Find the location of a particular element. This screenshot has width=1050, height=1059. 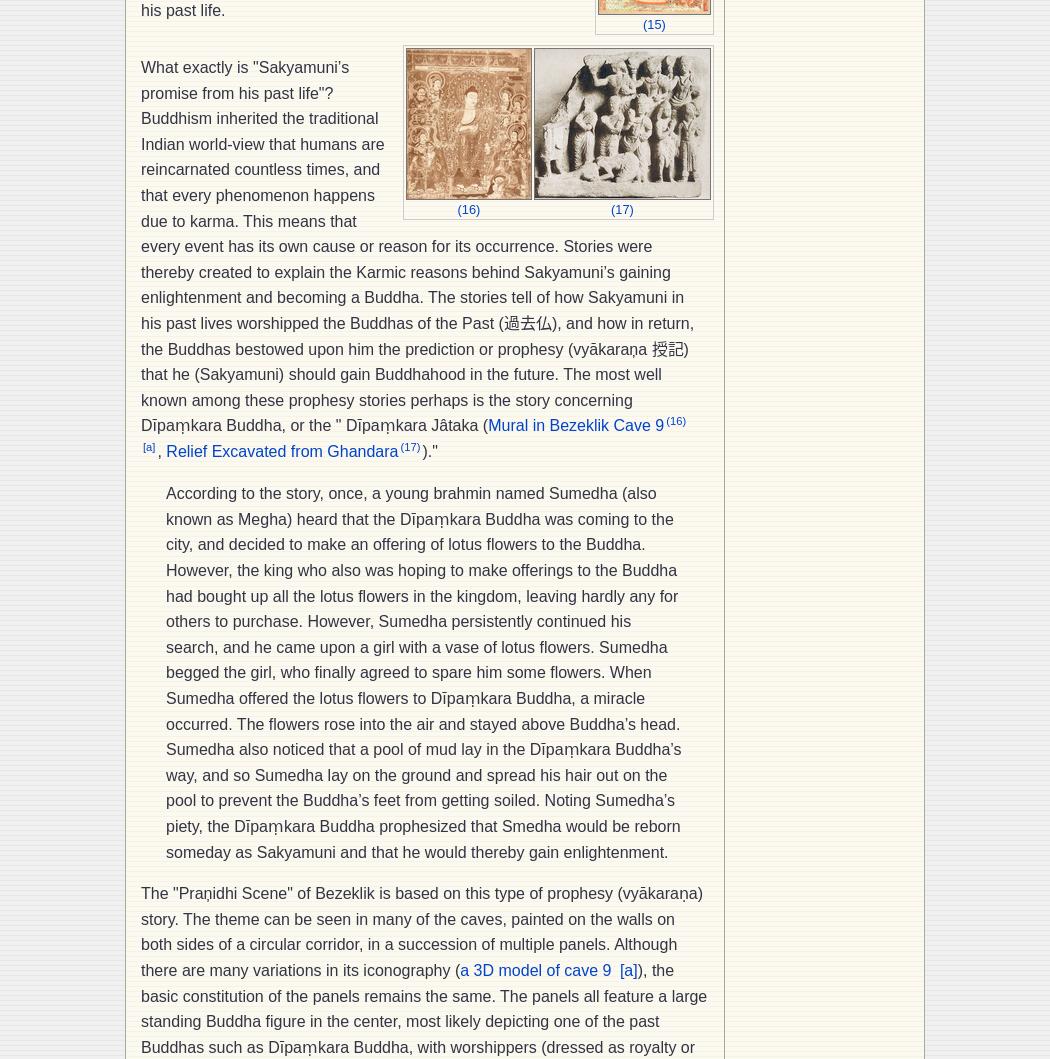

'Relief Excavated from Ghandara' is located at coordinates (281, 451).